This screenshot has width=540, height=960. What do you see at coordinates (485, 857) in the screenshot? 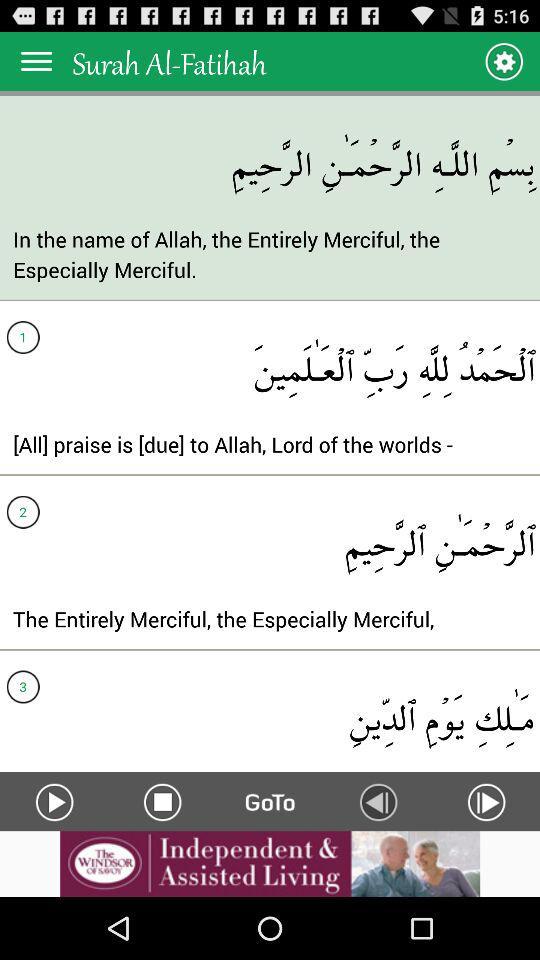
I see `the skip_next icon` at bounding box center [485, 857].